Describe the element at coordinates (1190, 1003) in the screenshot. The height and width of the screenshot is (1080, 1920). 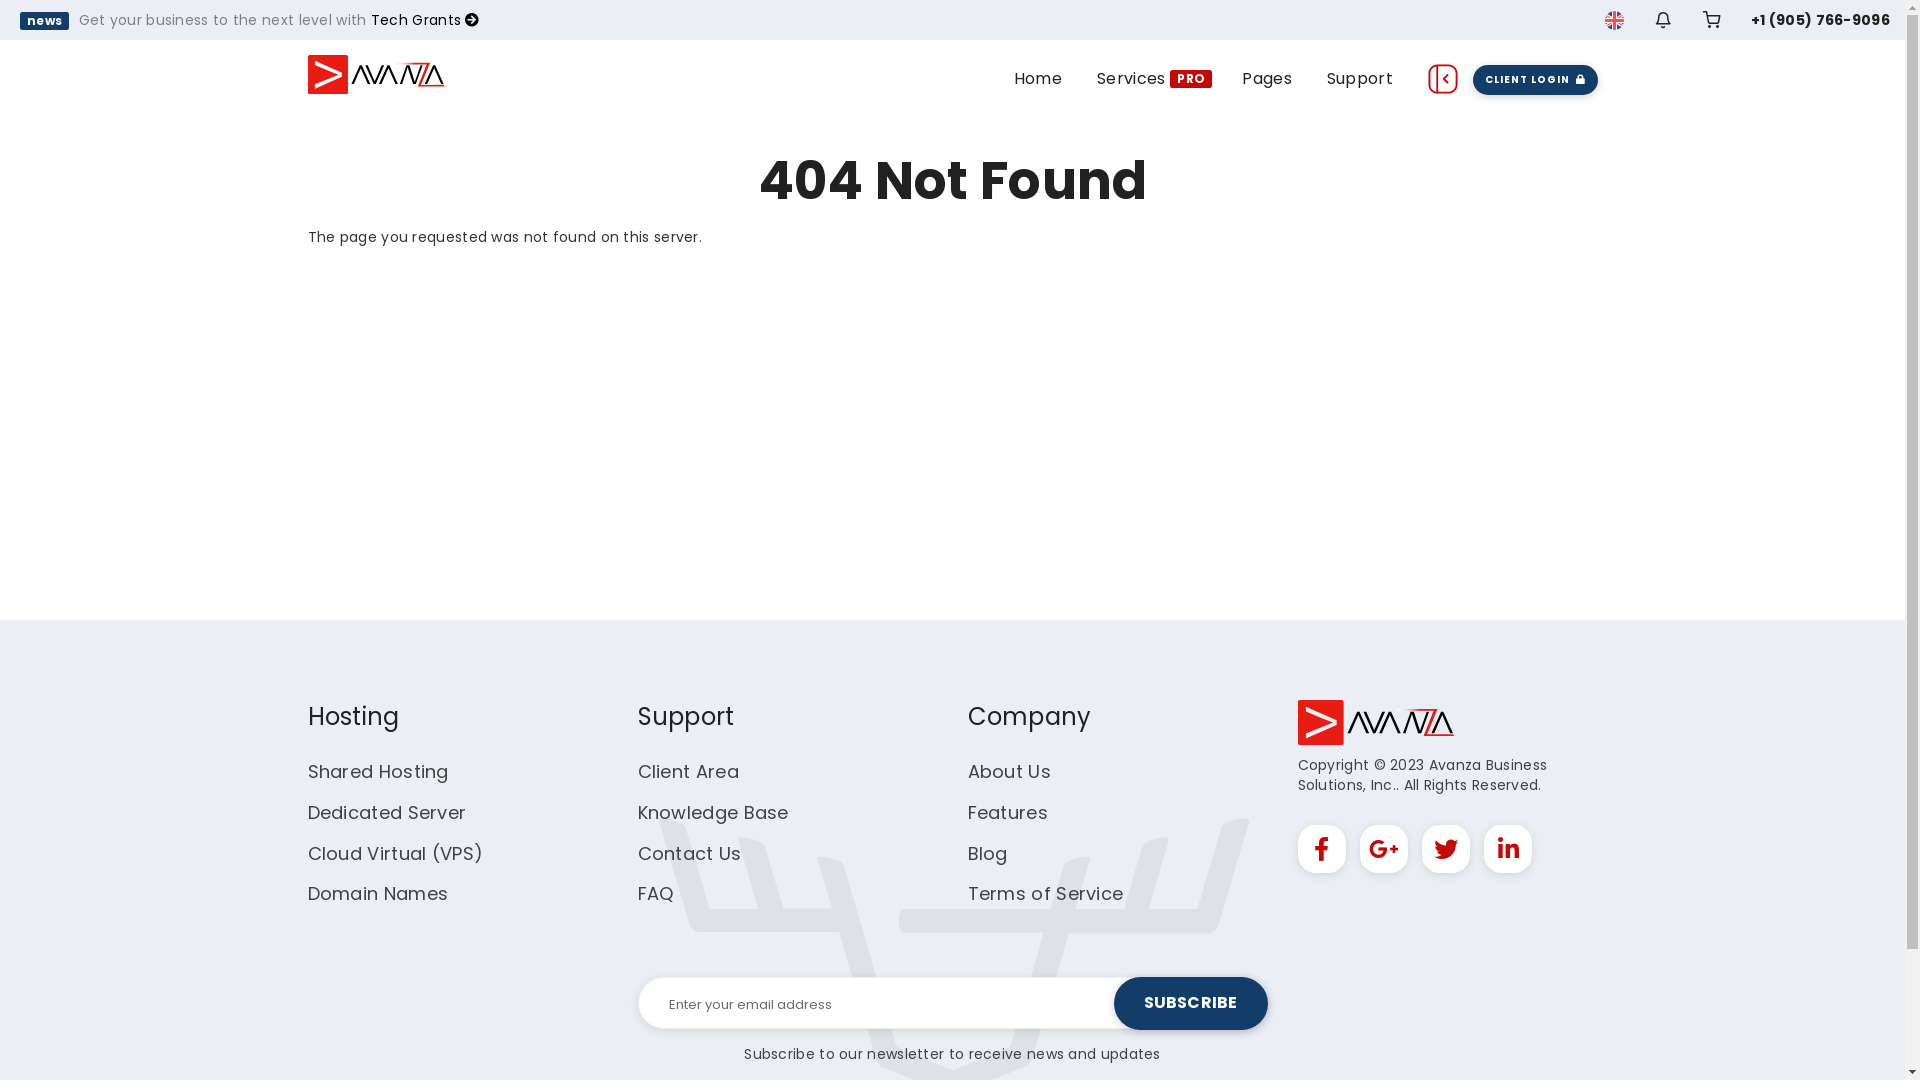
I see `'SUBSCRIBE'` at that location.